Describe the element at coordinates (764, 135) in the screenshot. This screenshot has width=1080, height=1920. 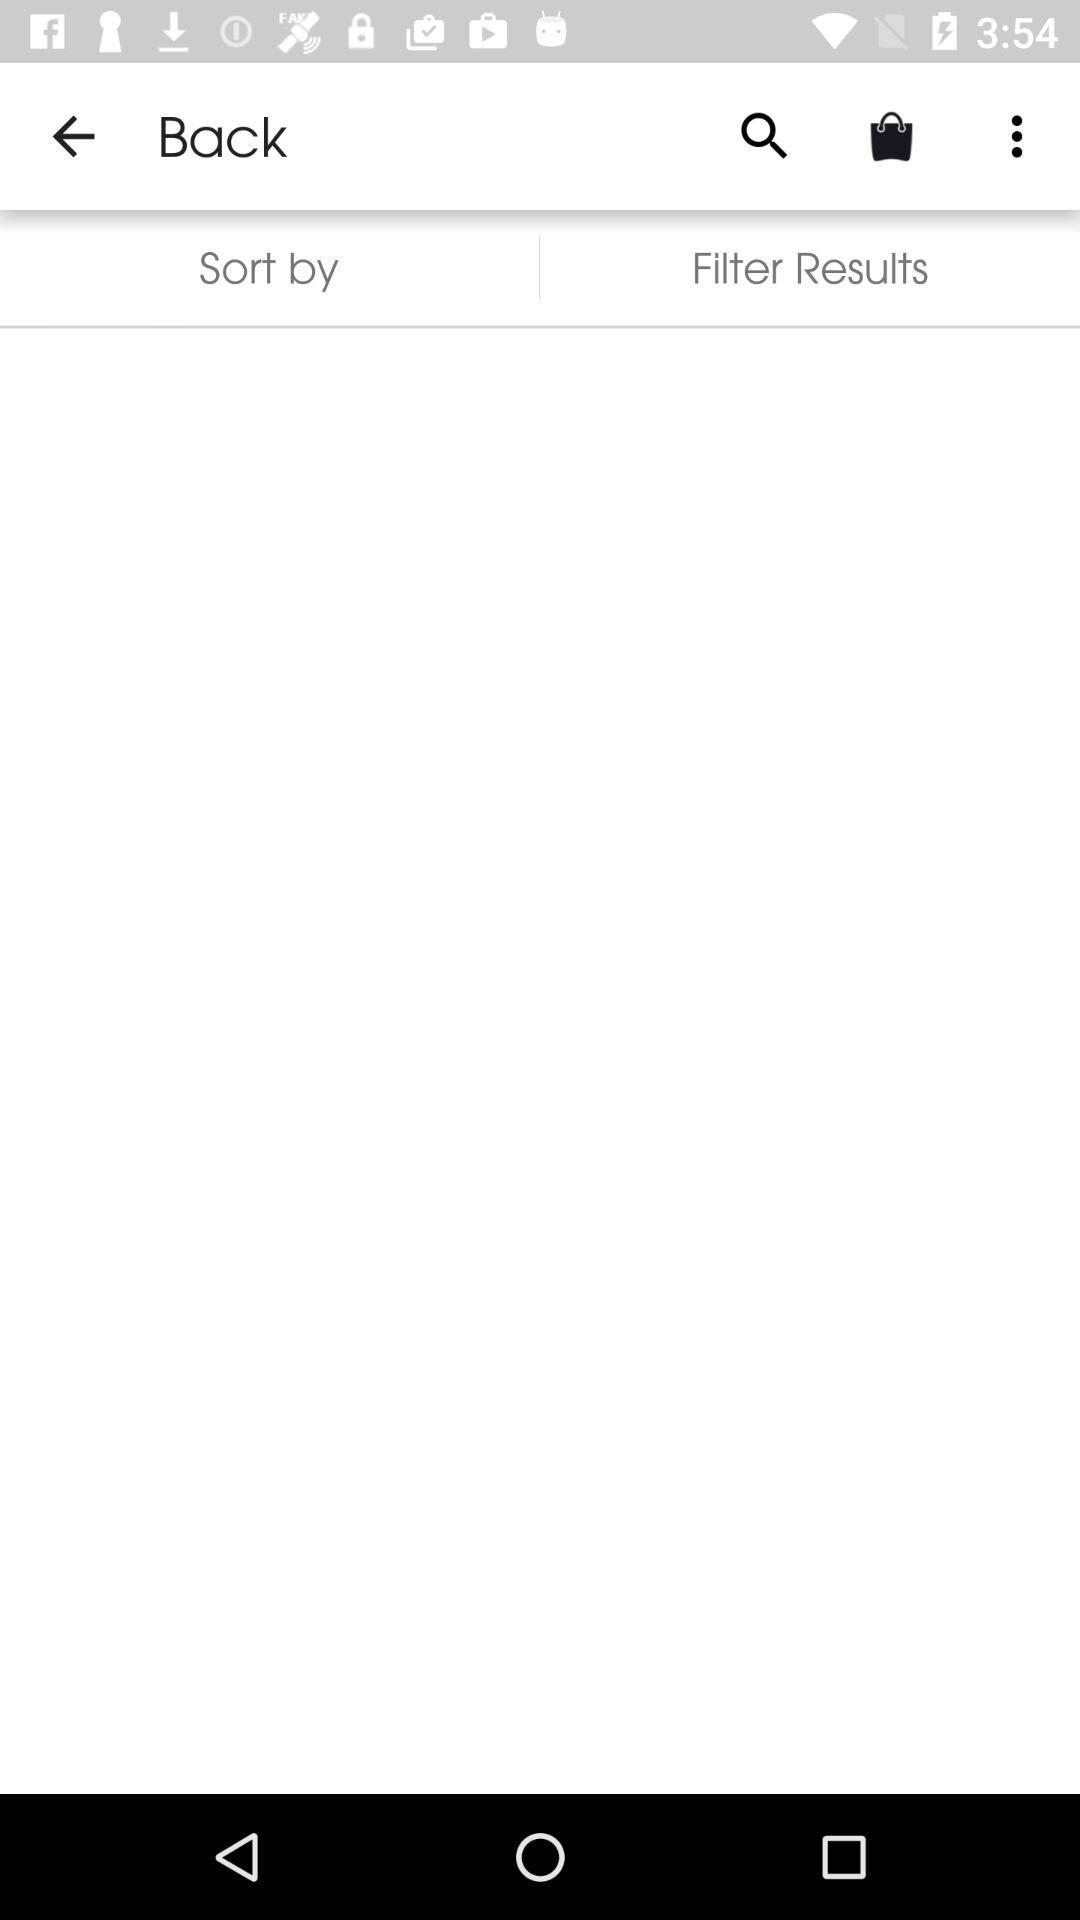
I see `the icon next to sort by` at that location.